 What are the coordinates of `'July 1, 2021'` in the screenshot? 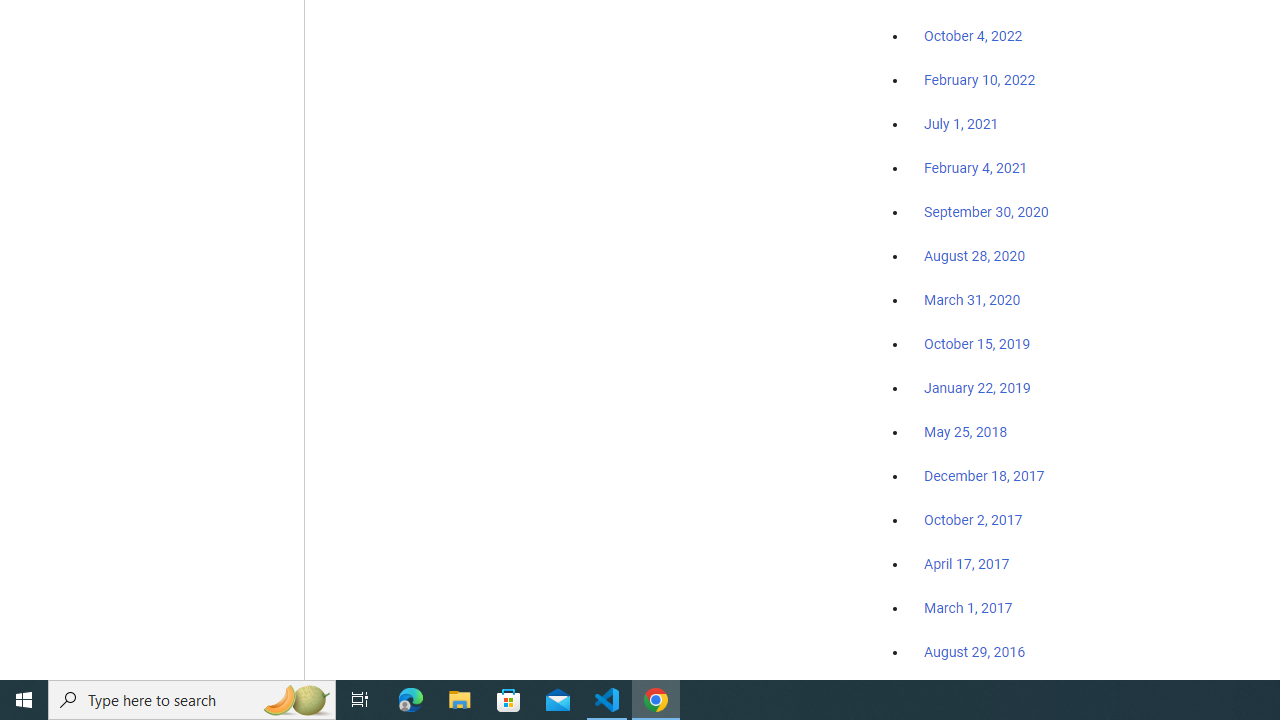 It's located at (961, 124).